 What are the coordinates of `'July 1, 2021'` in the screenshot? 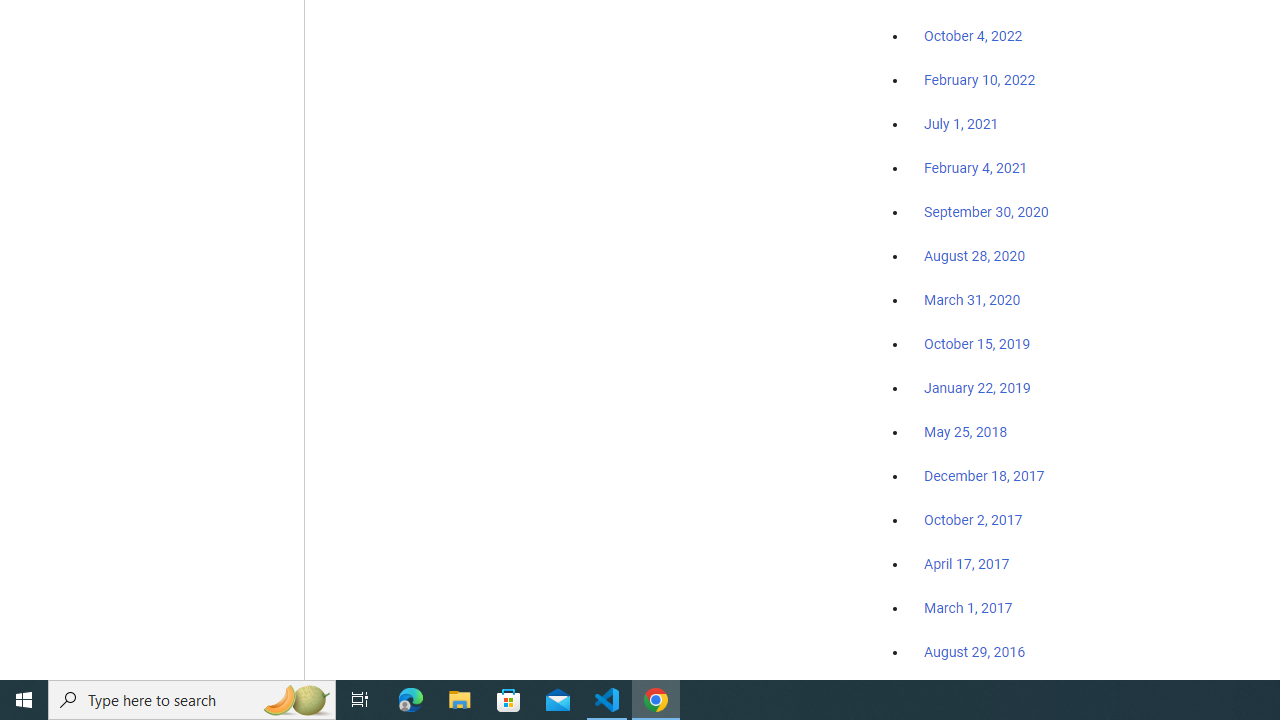 It's located at (961, 124).